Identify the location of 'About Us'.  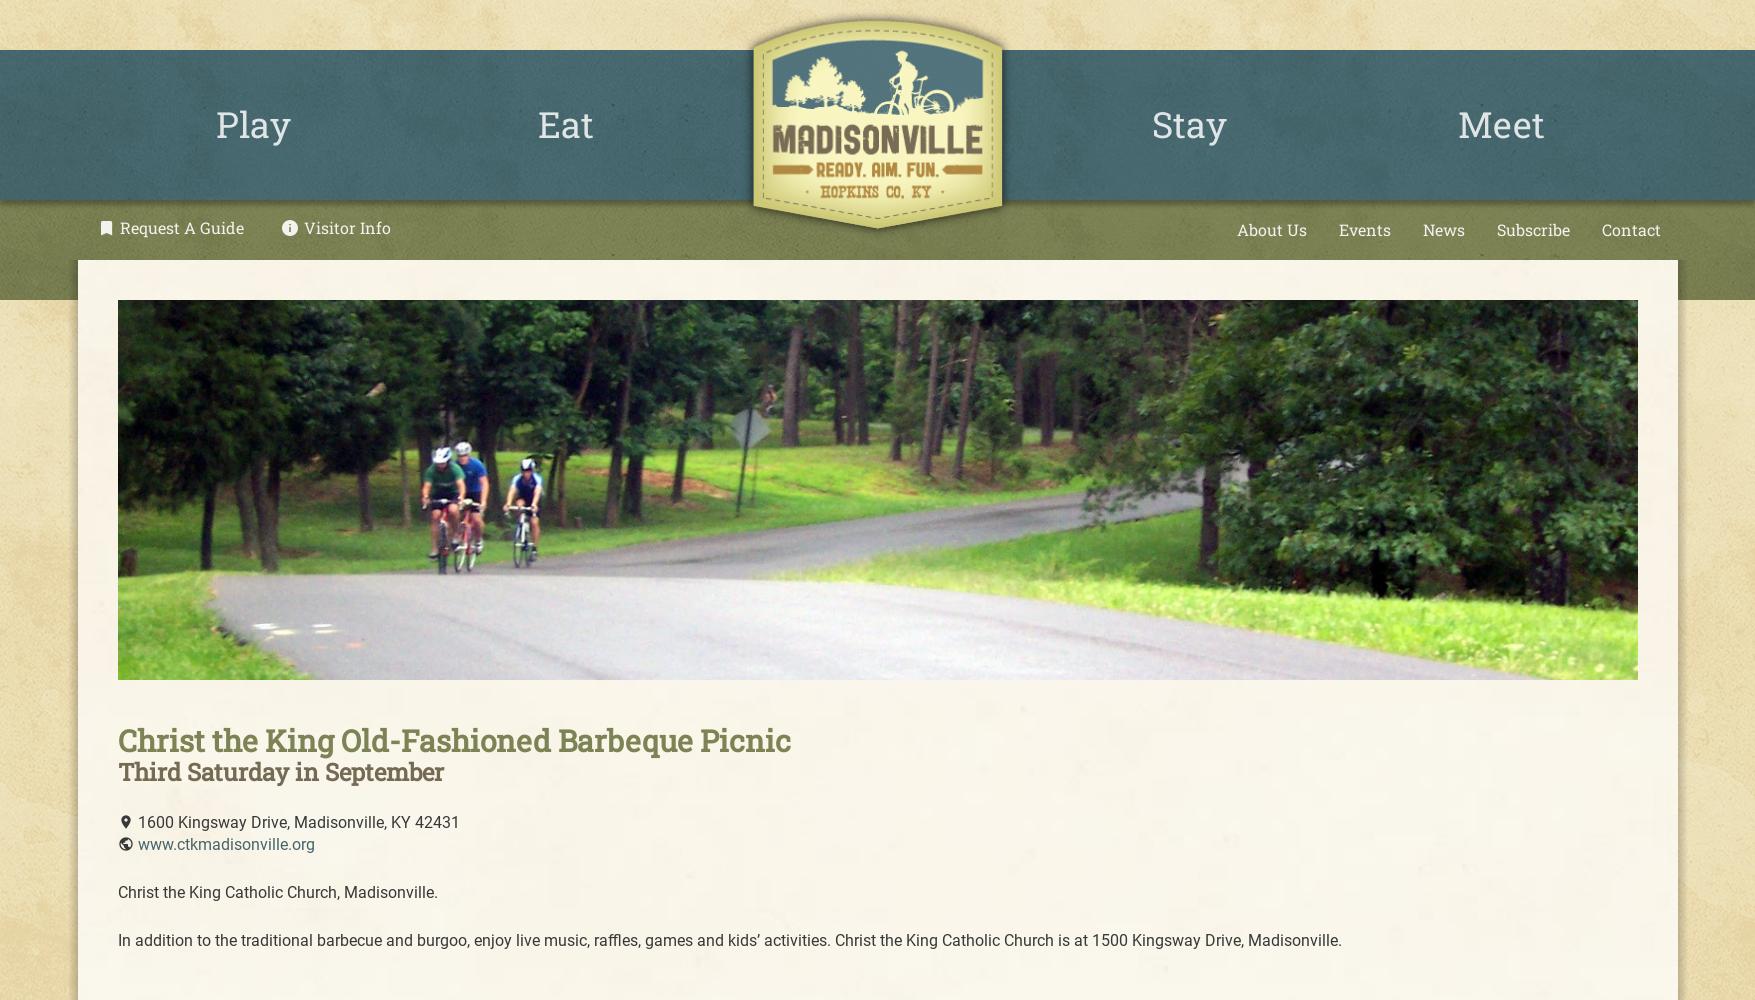
(1236, 227).